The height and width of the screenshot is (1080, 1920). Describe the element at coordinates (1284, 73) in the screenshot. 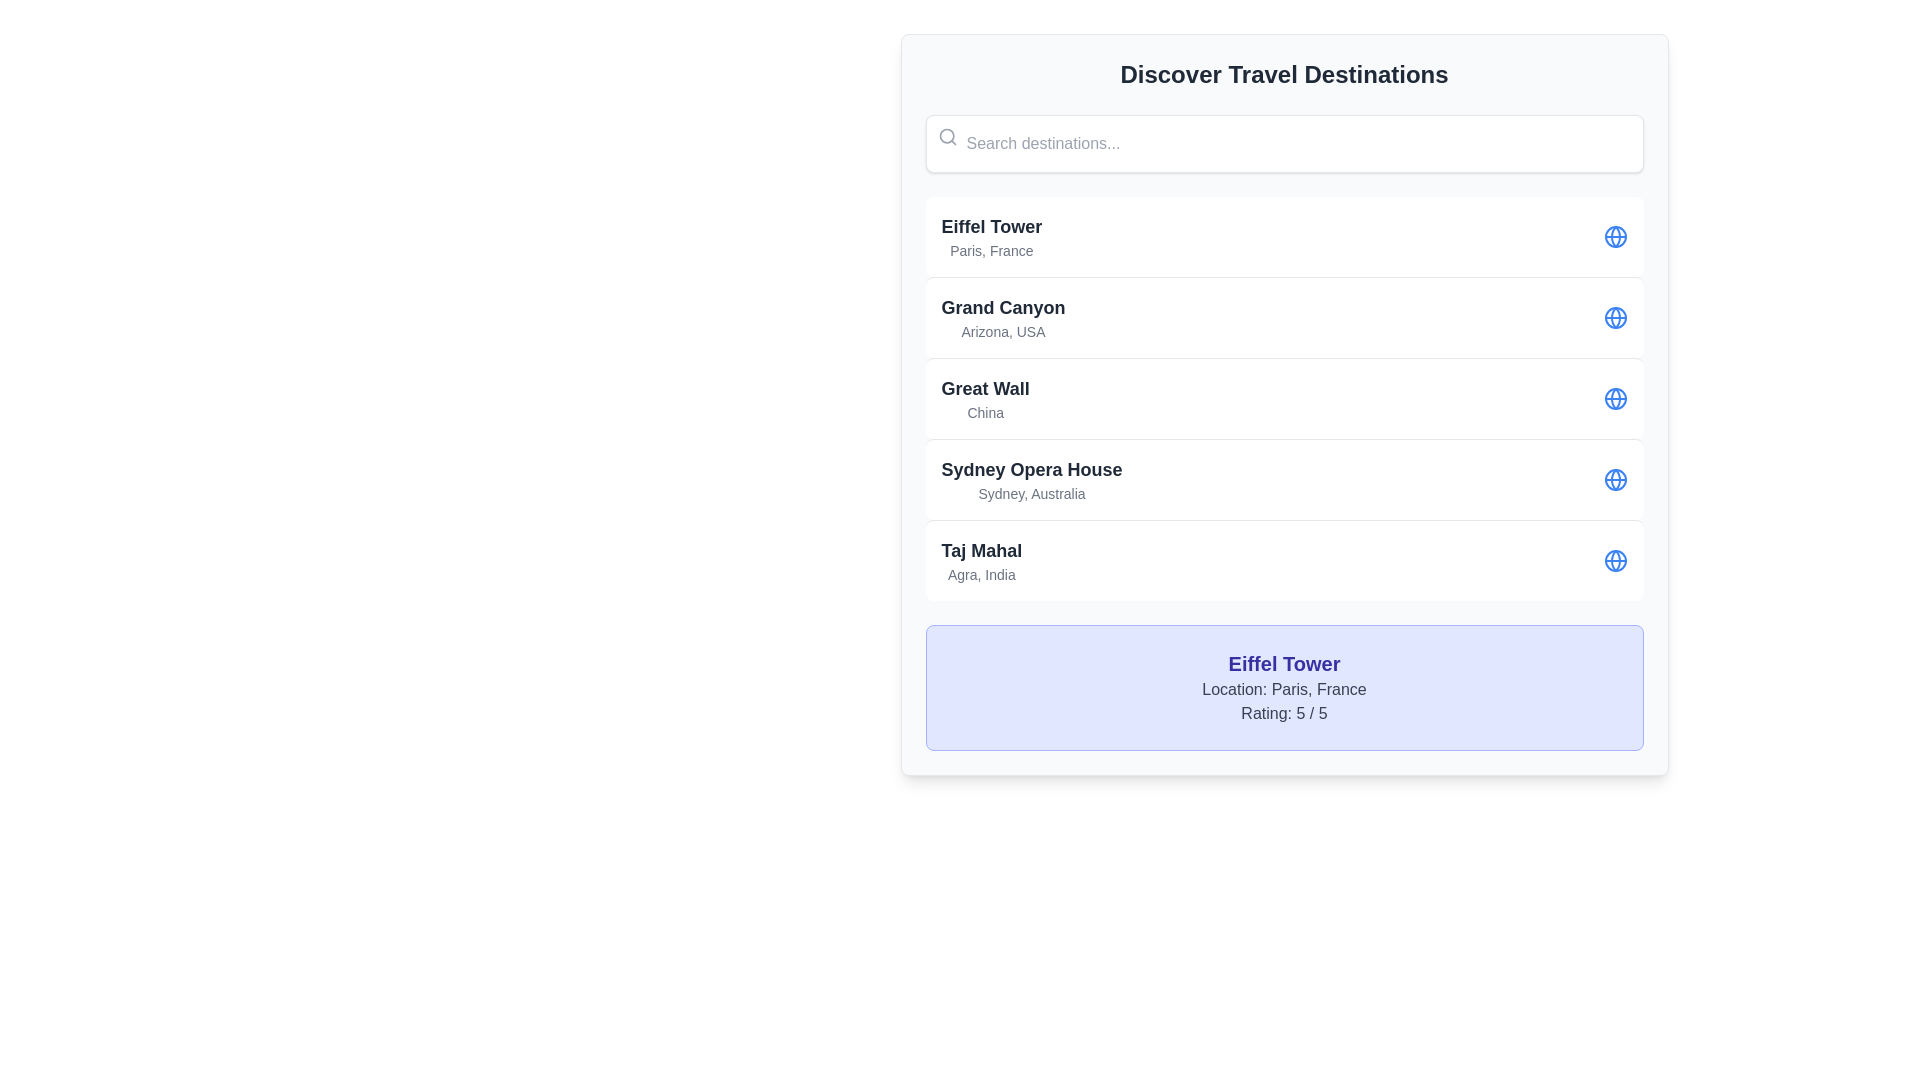

I see `the text element displaying 'Discover Travel Destinations', which is styled in a large, bold font and positioned at the top center of the card layout` at that location.